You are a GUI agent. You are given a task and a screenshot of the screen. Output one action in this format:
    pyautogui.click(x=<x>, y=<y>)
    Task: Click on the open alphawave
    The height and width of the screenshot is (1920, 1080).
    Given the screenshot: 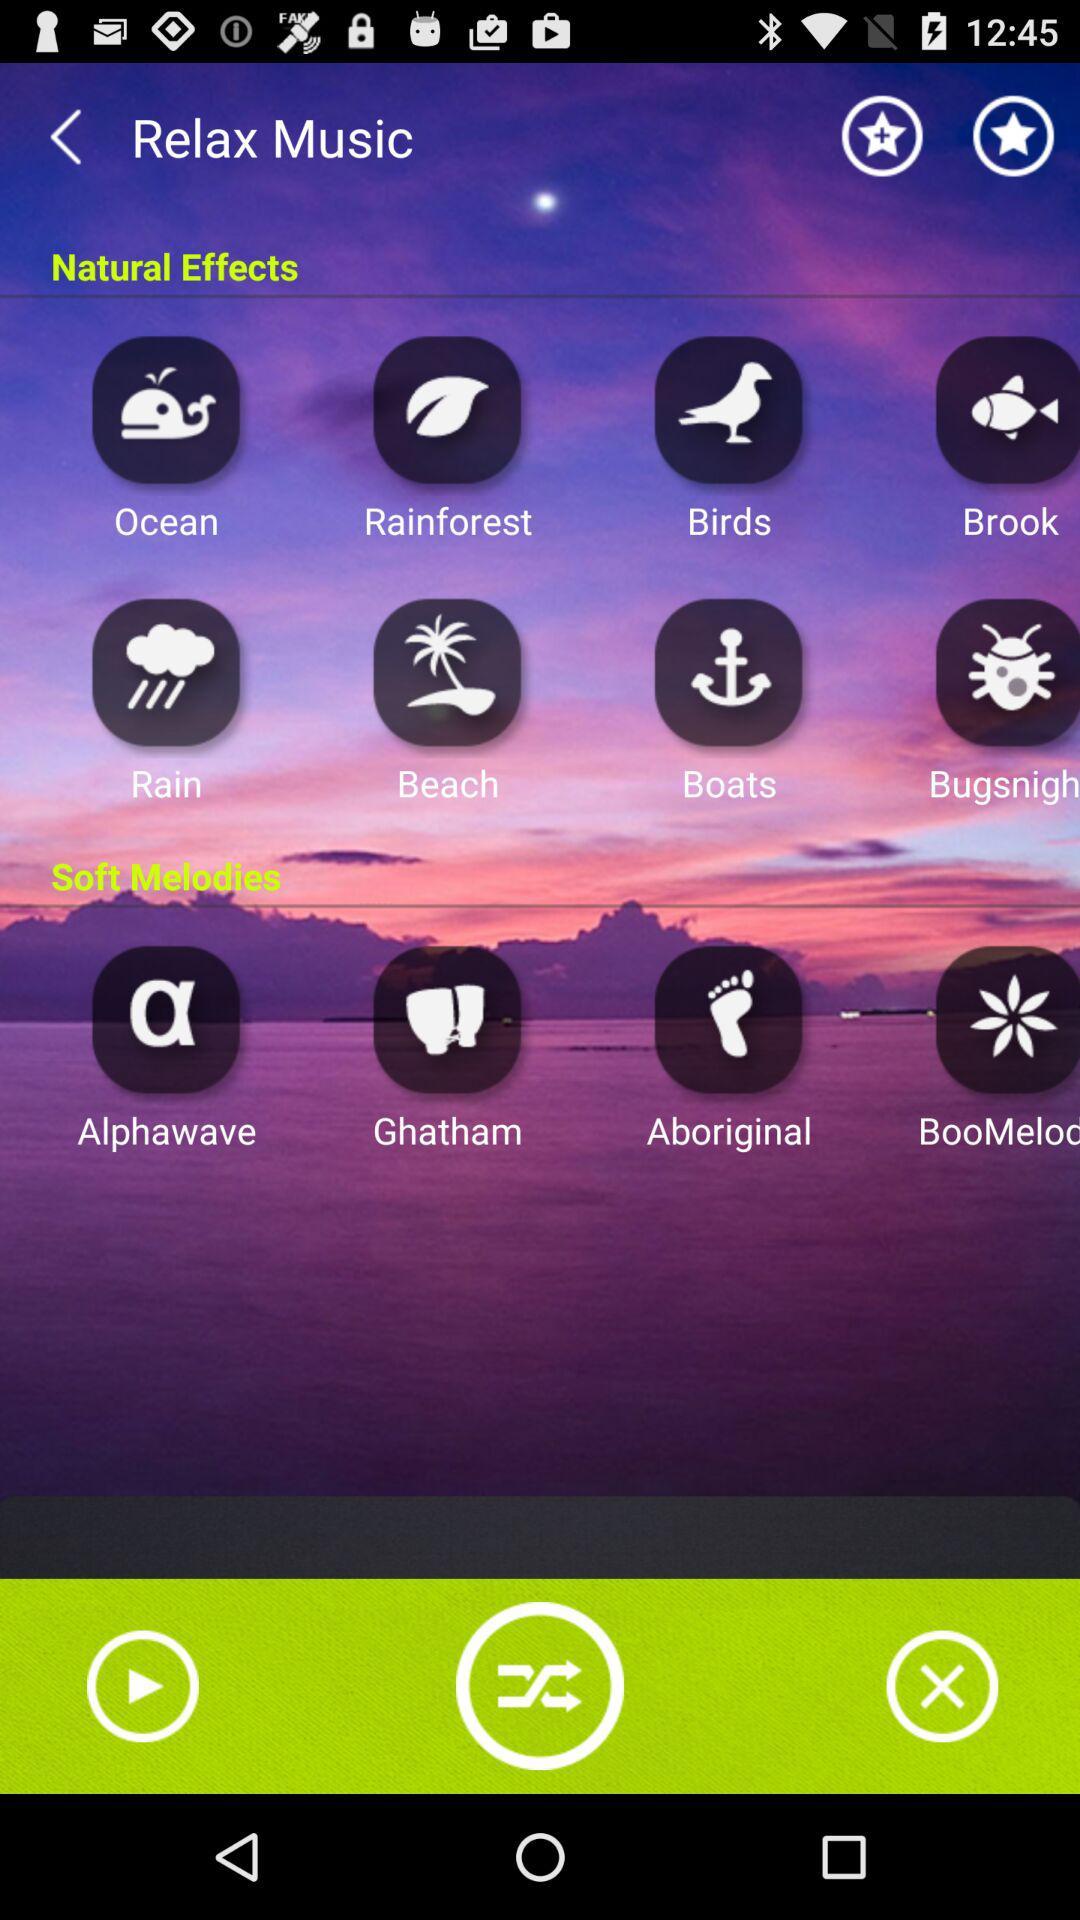 What is the action you would take?
    pyautogui.click(x=165, y=1018)
    